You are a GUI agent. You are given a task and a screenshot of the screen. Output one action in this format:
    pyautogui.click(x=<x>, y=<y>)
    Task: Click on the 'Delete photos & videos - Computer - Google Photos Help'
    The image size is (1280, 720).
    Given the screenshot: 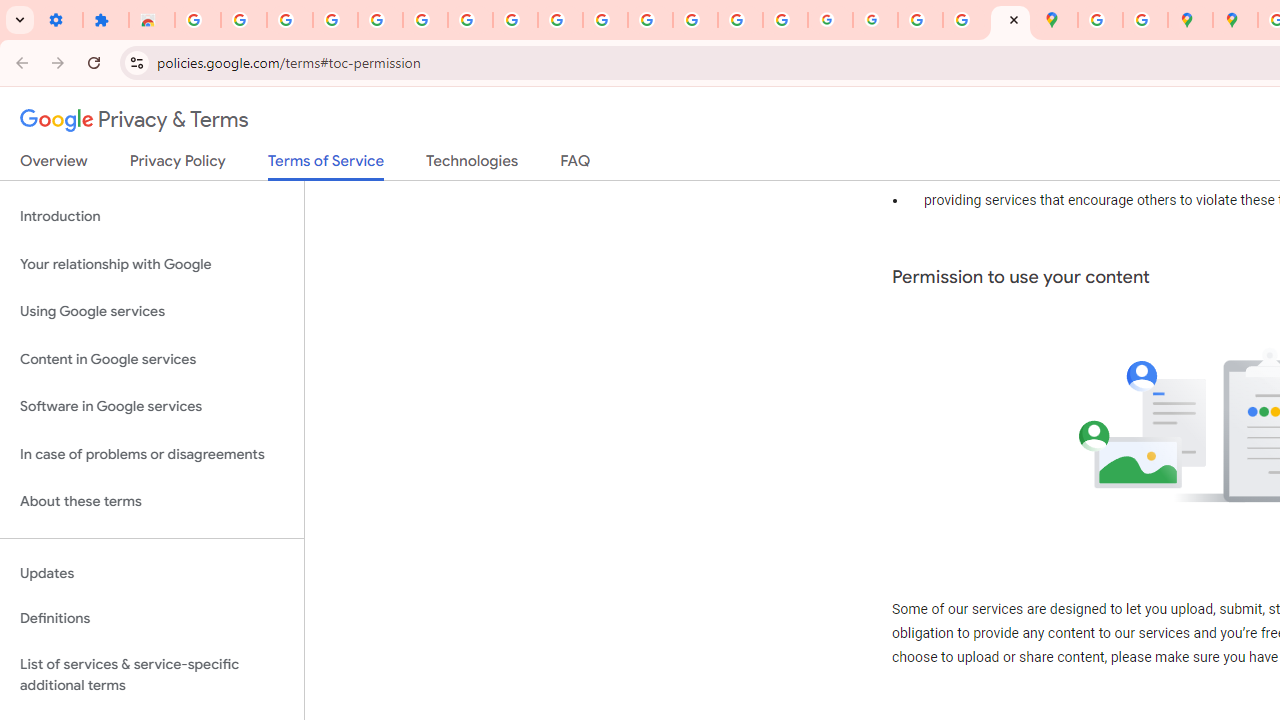 What is the action you would take?
    pyautogui.click(x=289, y=20)
    